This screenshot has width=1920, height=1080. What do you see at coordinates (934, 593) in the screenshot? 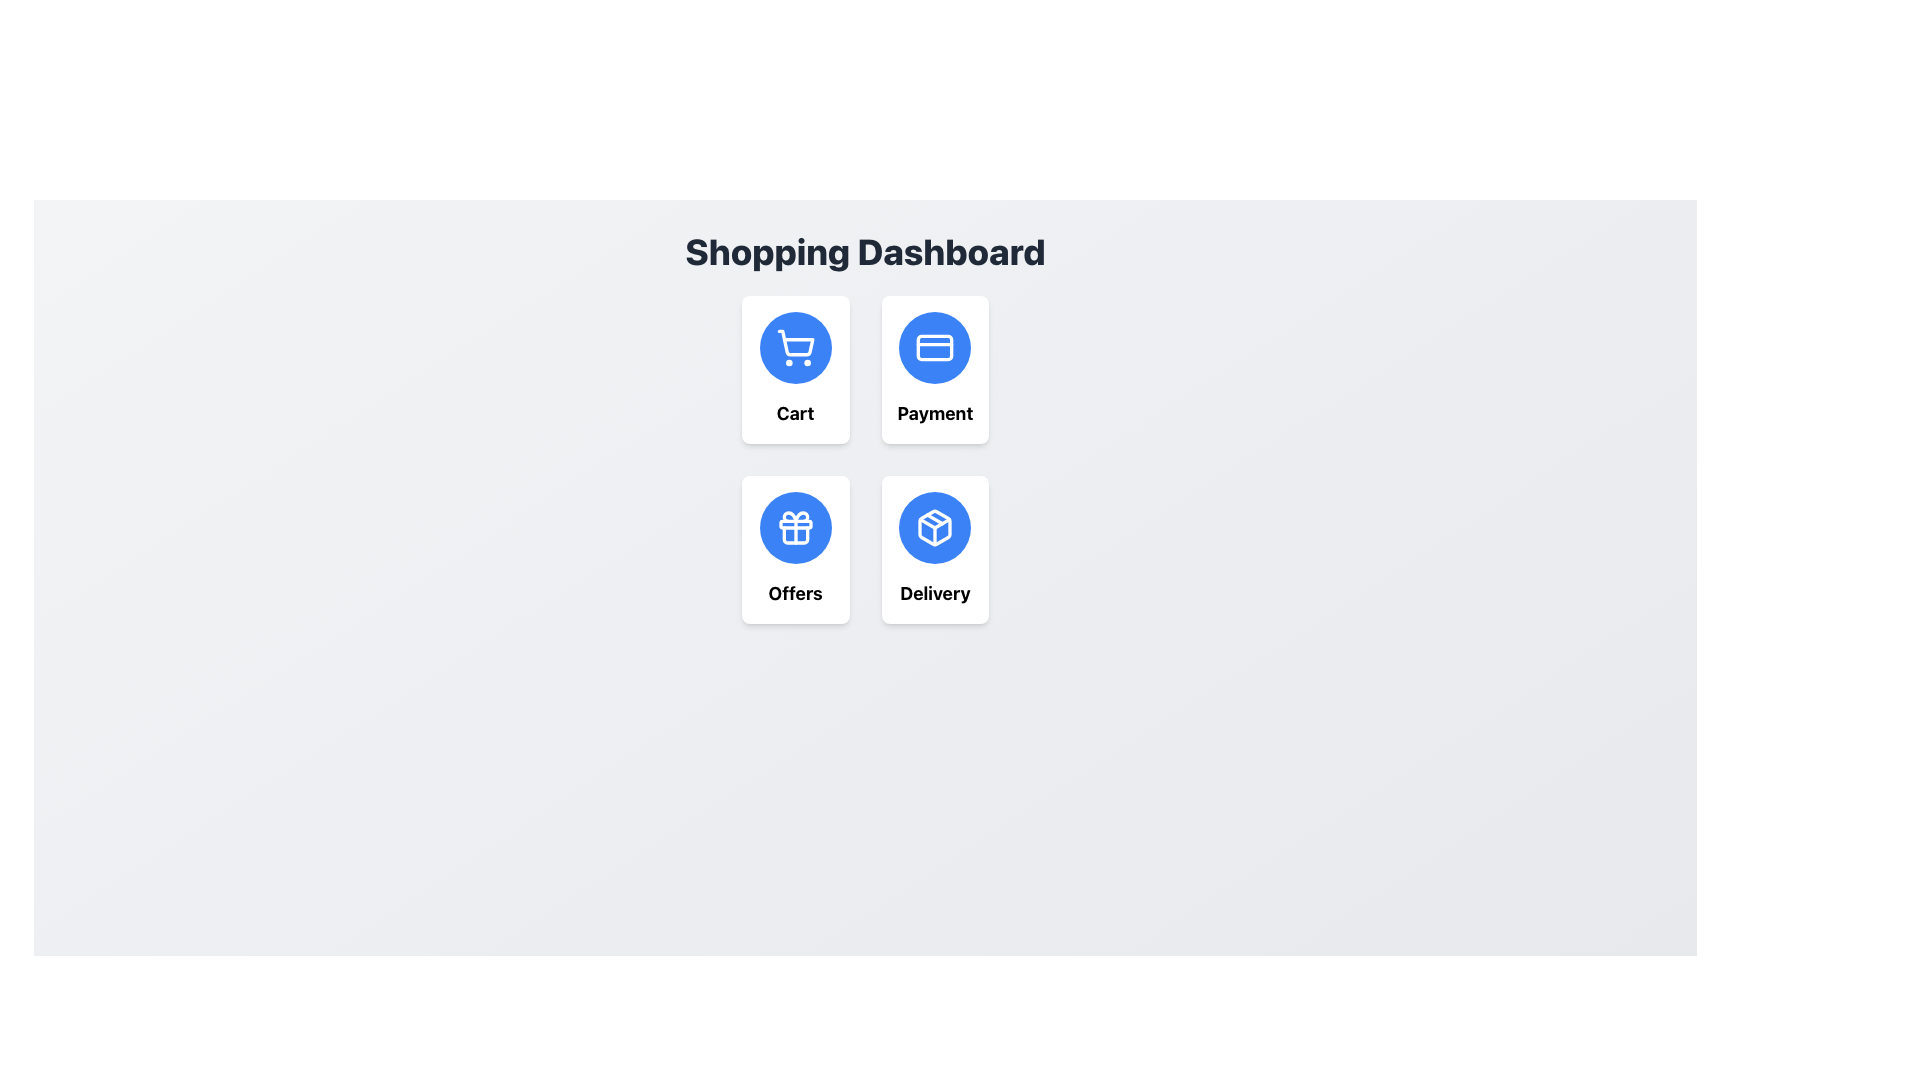
I see `the 'Delivery' text label, which is bold and positioned below a blue circular icon with a package illustration in the bottom-right card of a grid arrangement` at bounding box center [934, 593].